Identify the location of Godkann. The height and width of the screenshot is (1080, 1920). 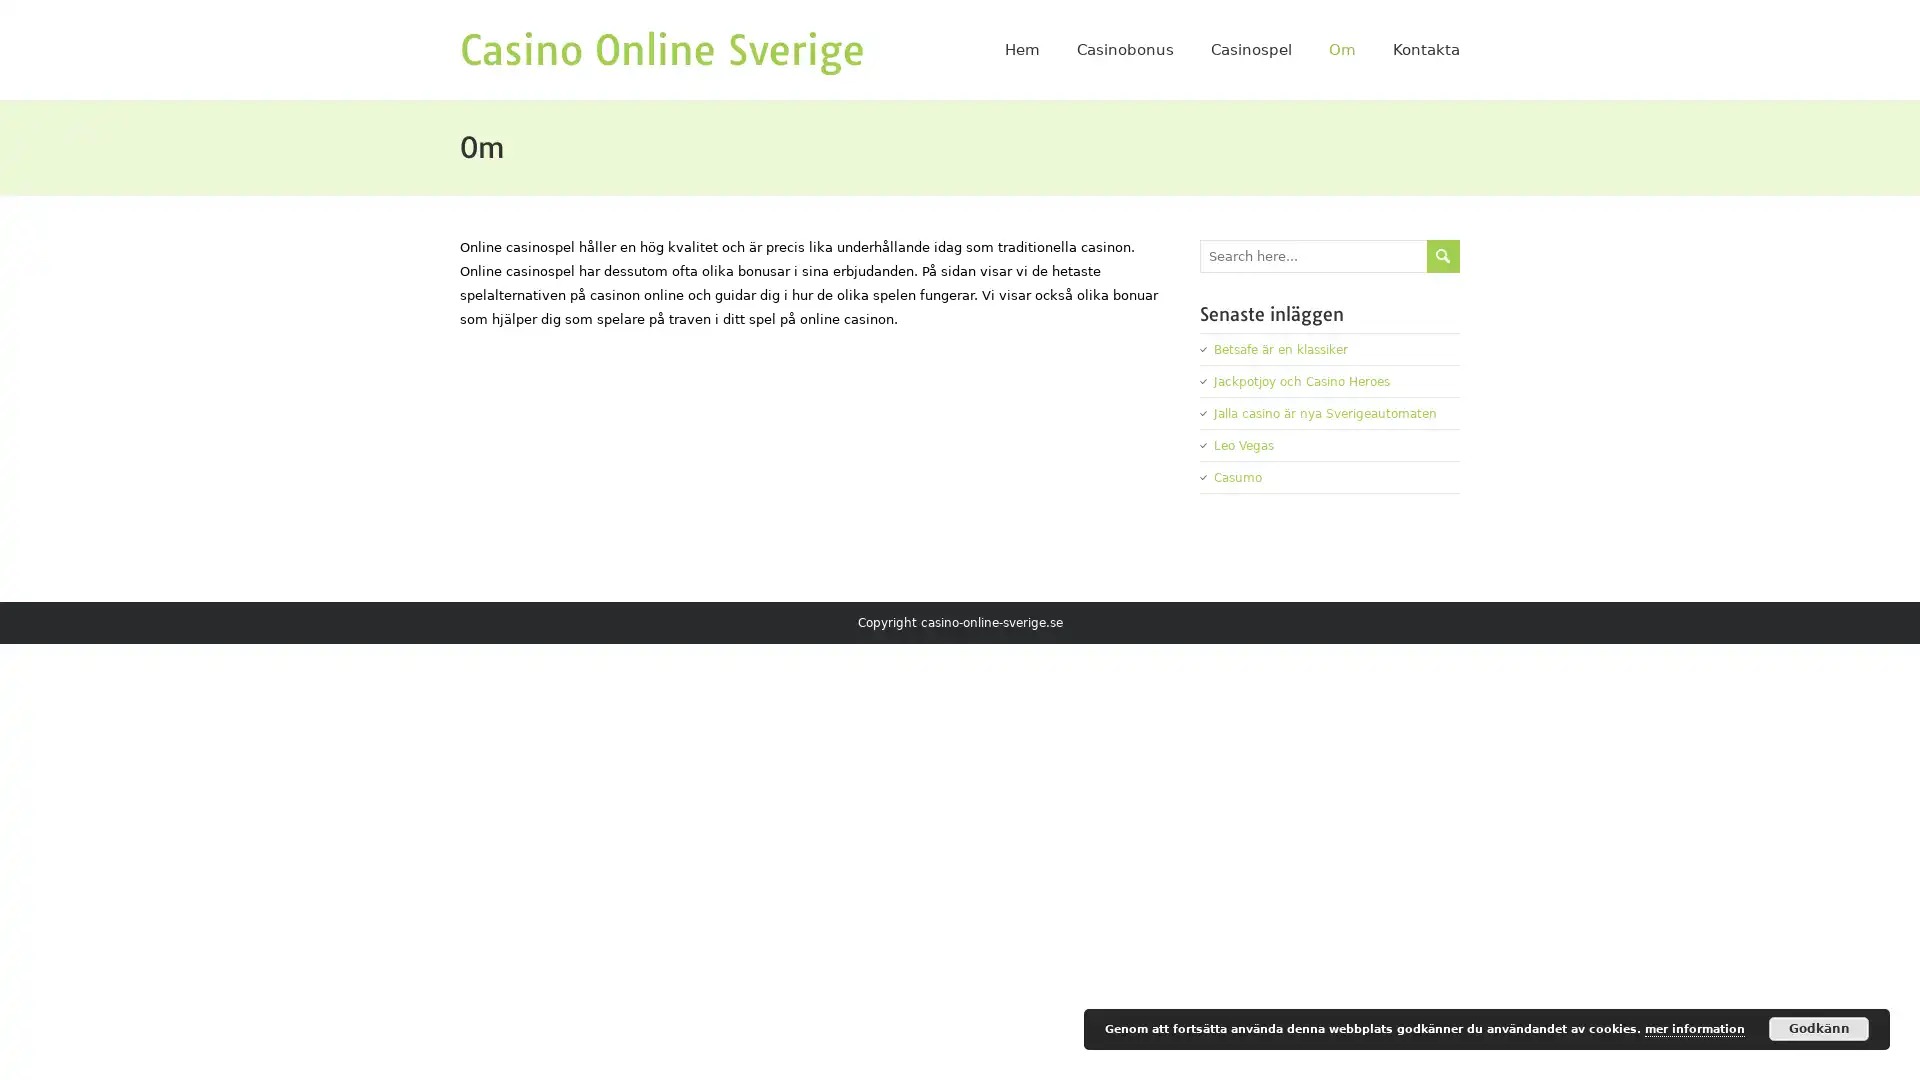
(1819, 1029).